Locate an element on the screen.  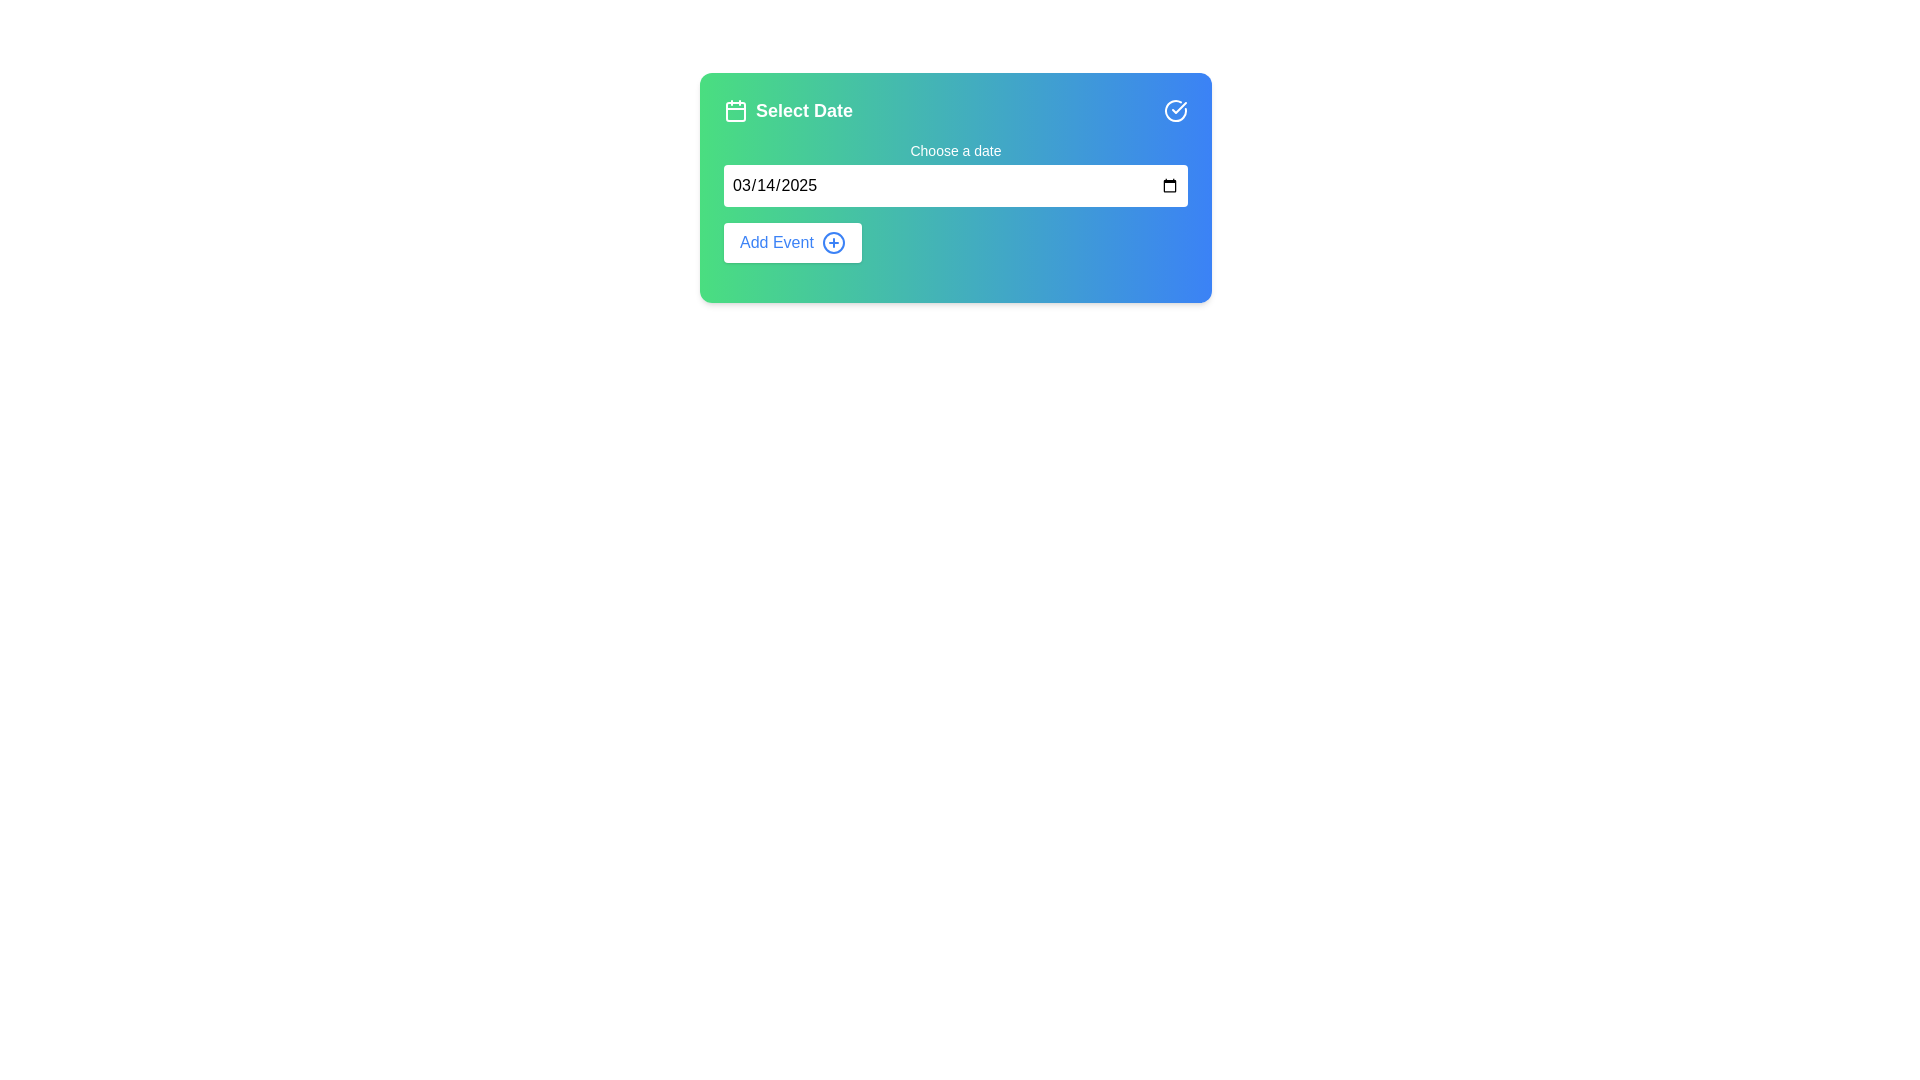
the completion or confirmation icon located at the top-right corner of the 'Select Date' section, adjacent to the calendar input is located at coordinates (1176, 111).